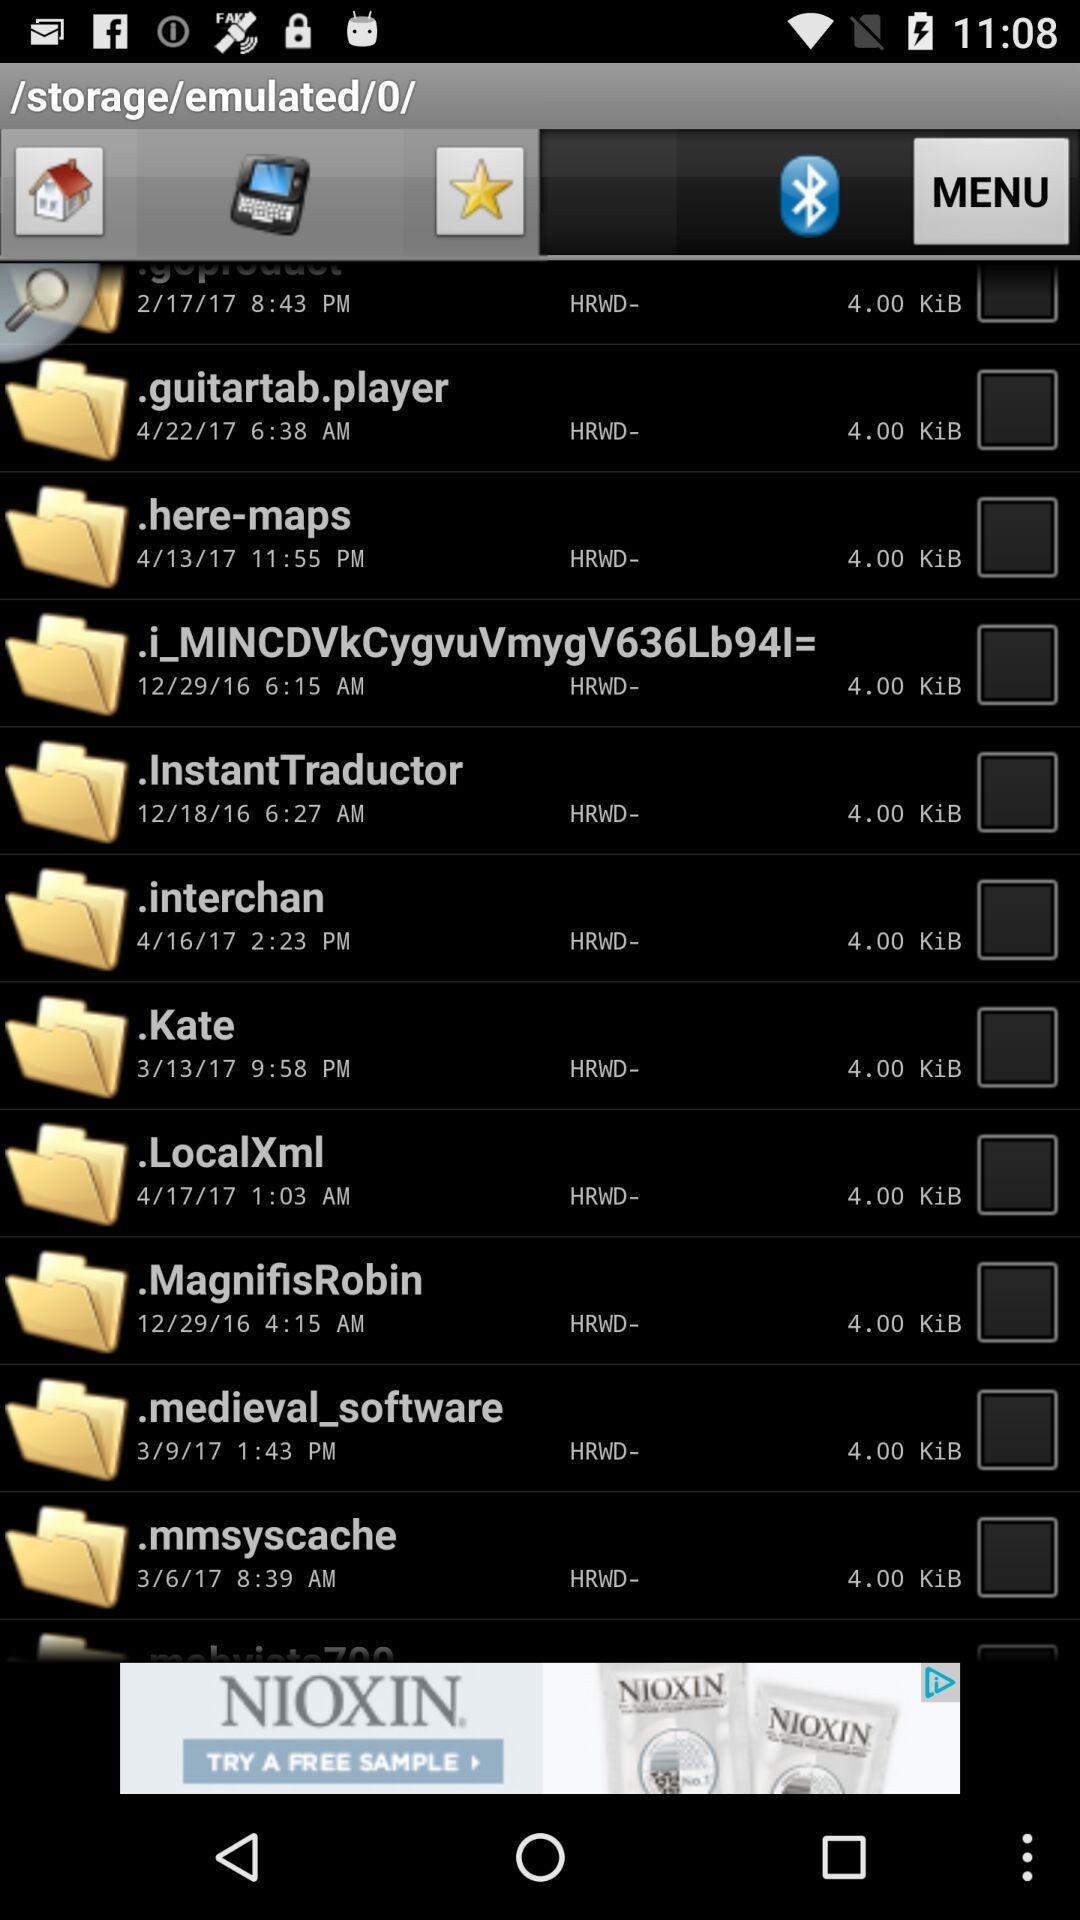  Describe the element at coordinates (1023, 1641) in the screenshot. I see `list` at that location.